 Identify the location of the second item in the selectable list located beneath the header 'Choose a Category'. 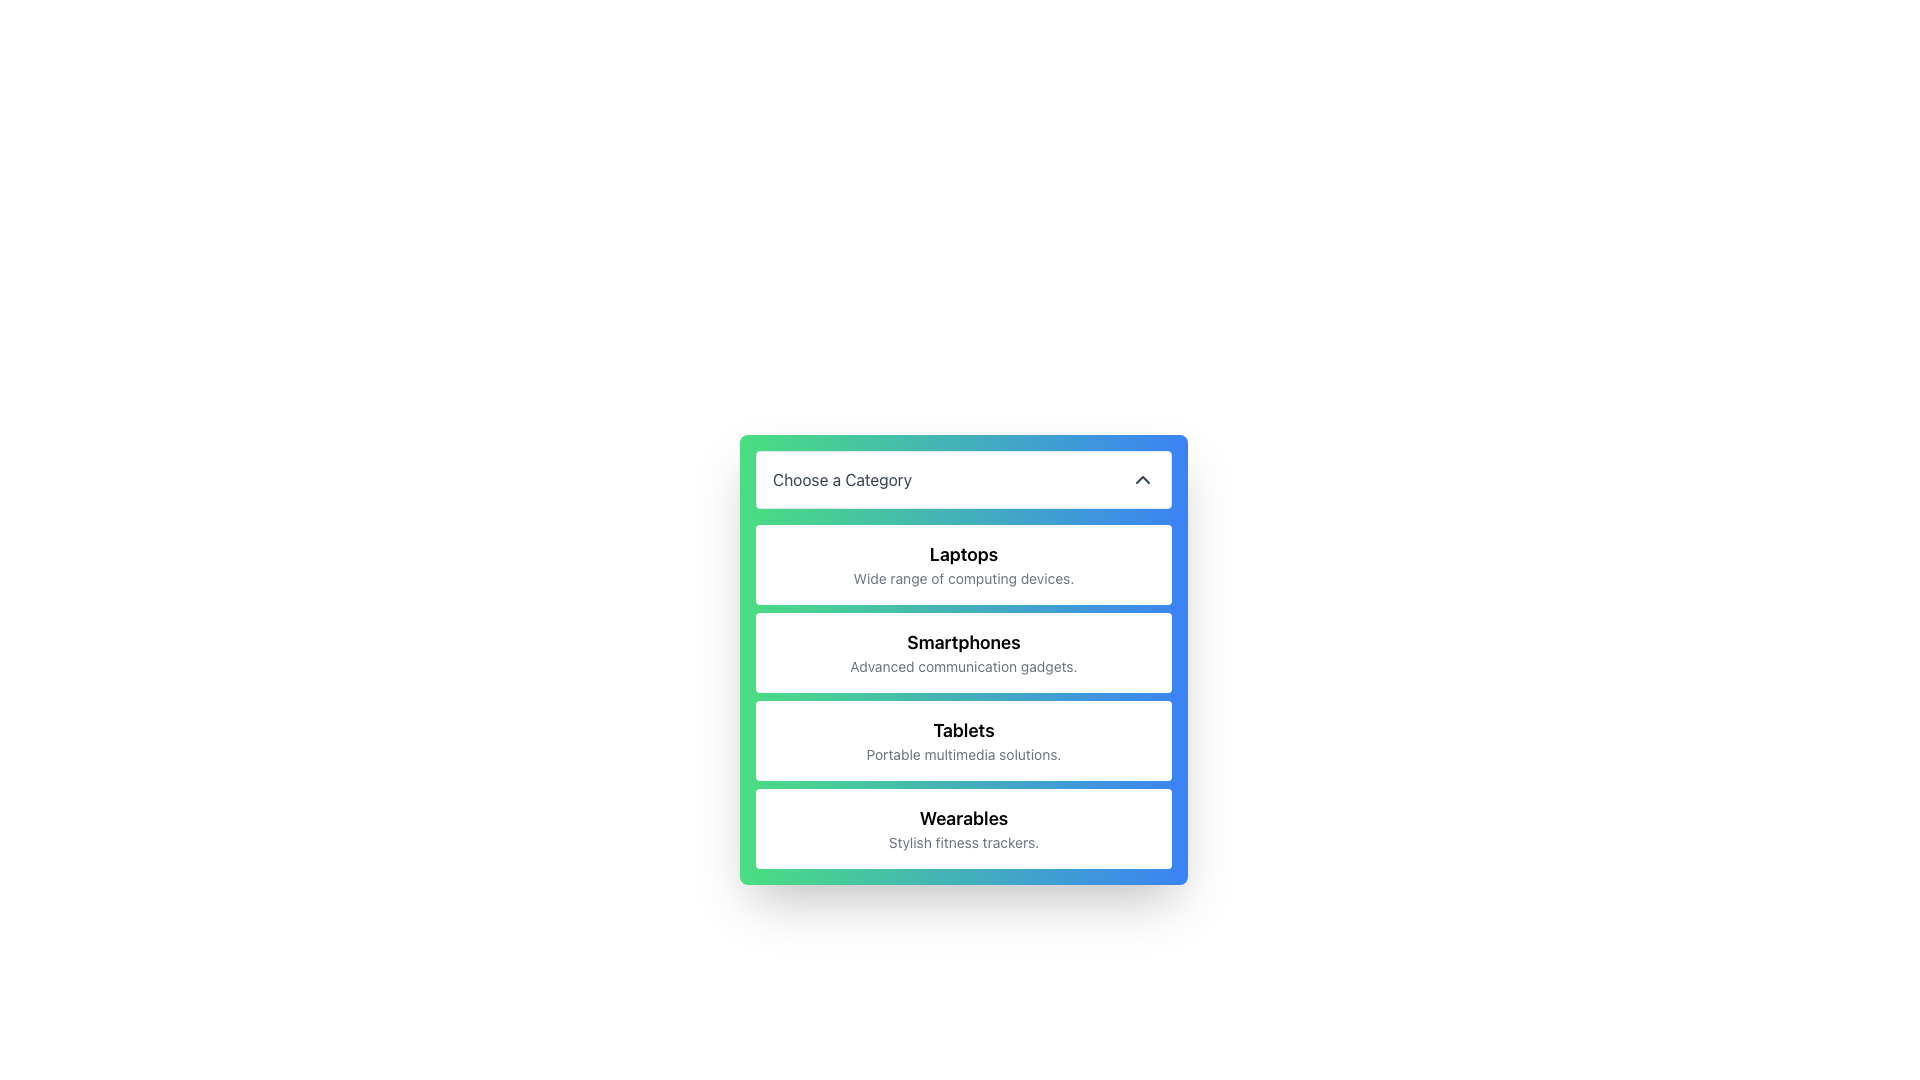
(964, 696).